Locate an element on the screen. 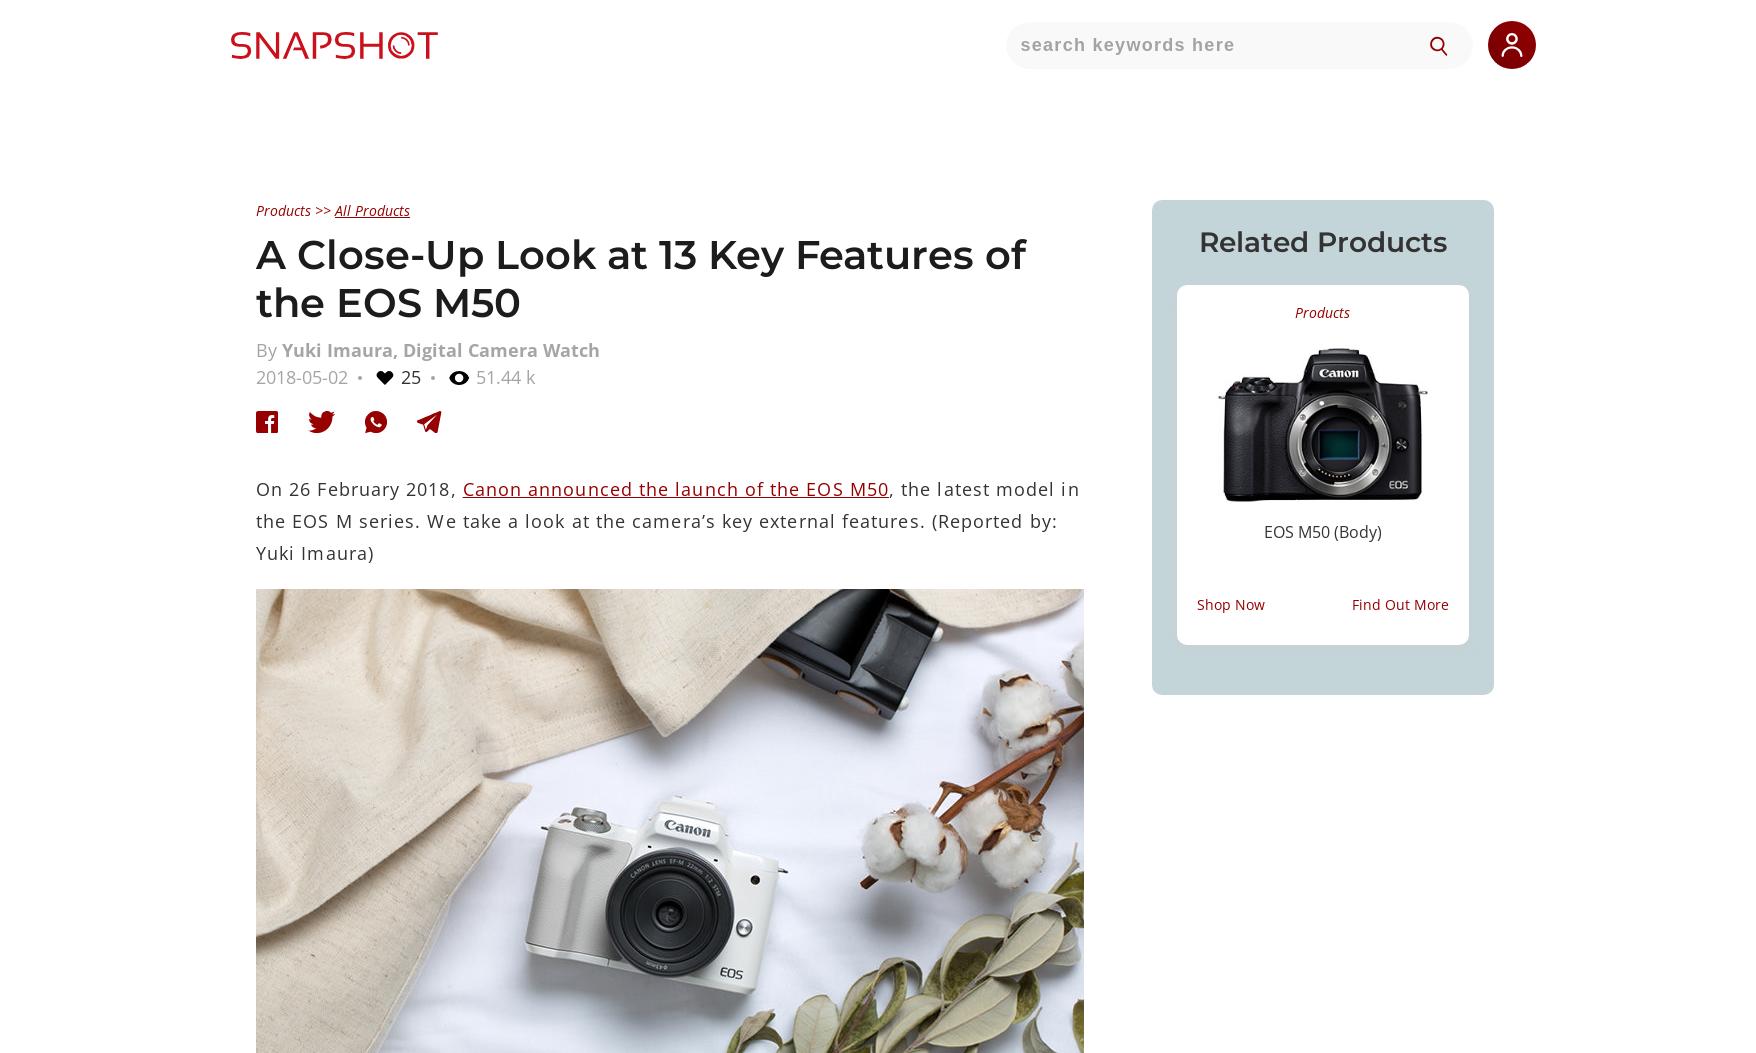 This screenshot has height=1053, width=1756. 'Lenses & Accessories' is located at coordinates (876, 811).